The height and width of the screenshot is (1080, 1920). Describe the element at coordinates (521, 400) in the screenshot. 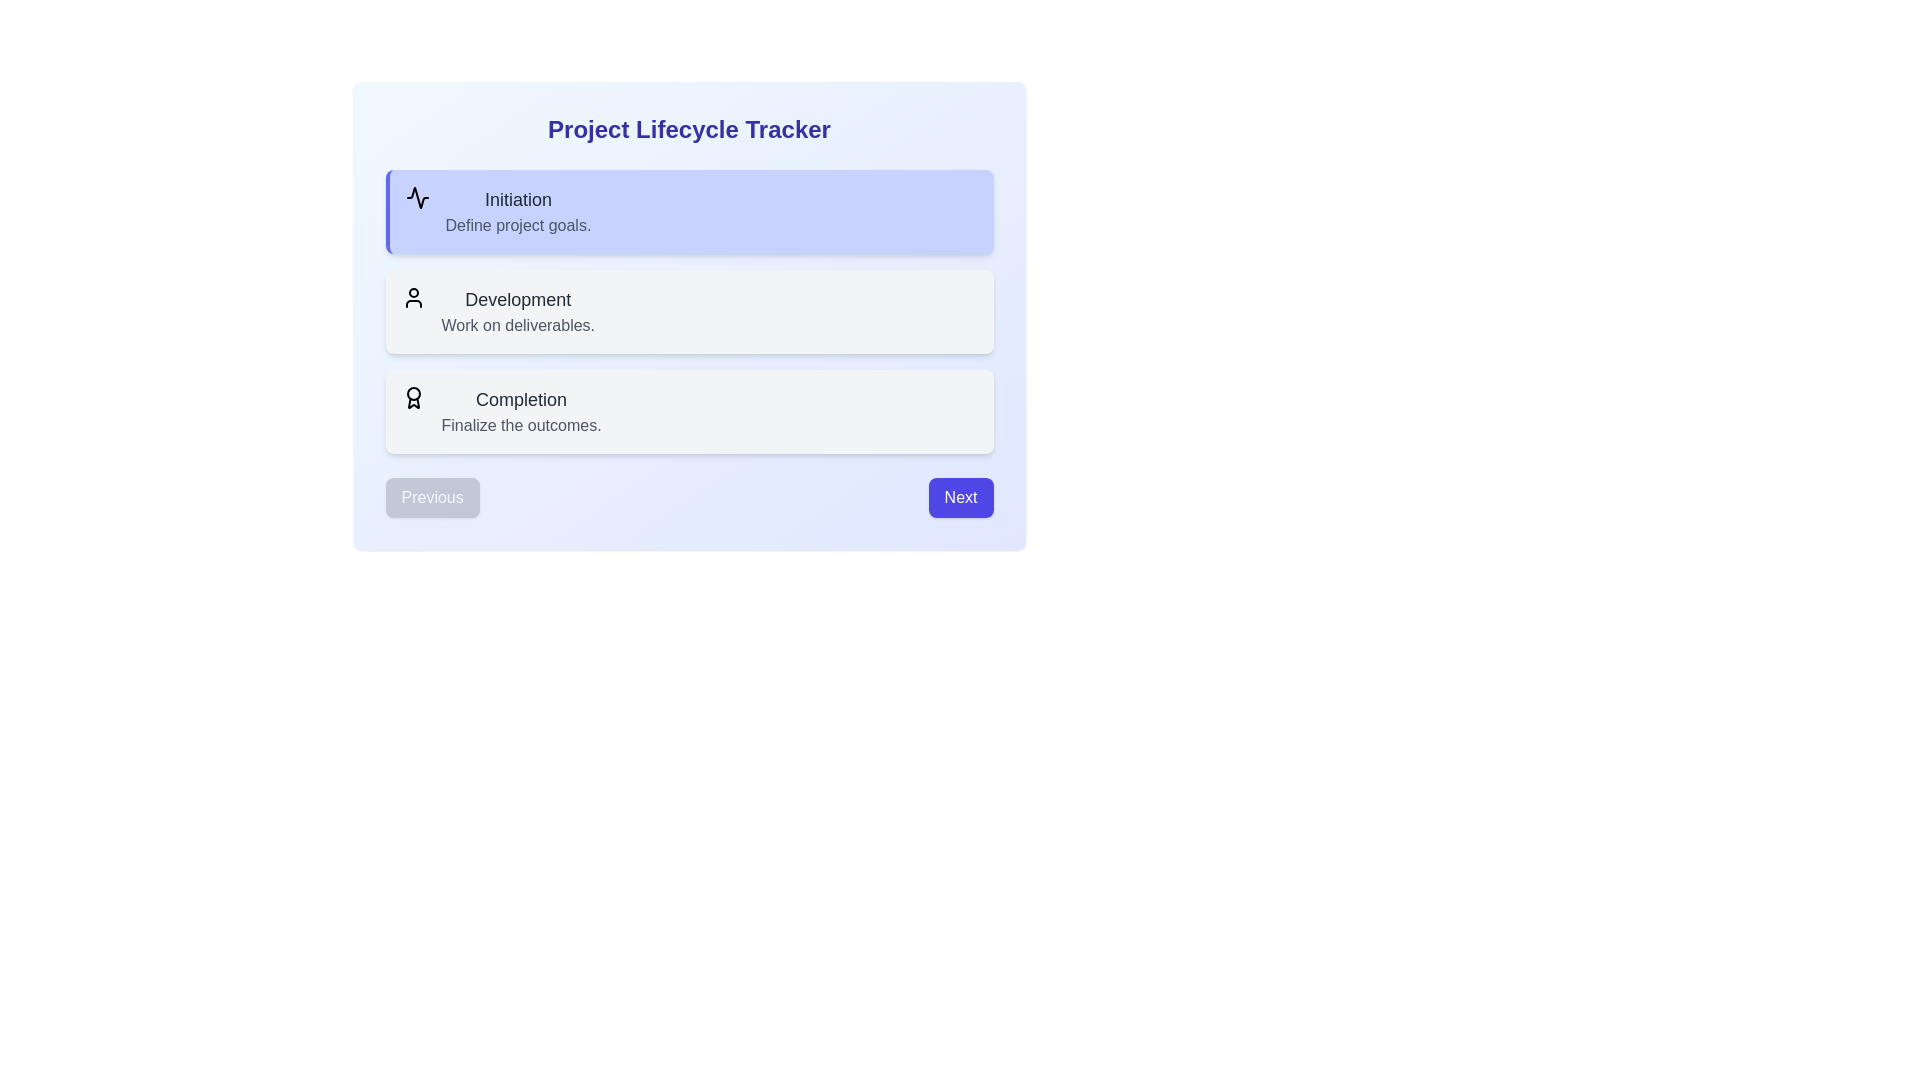

I see `text label 'Completion' which is styled in bold and dark gray, located at the bottom of the three main sections in the interface` at that location.